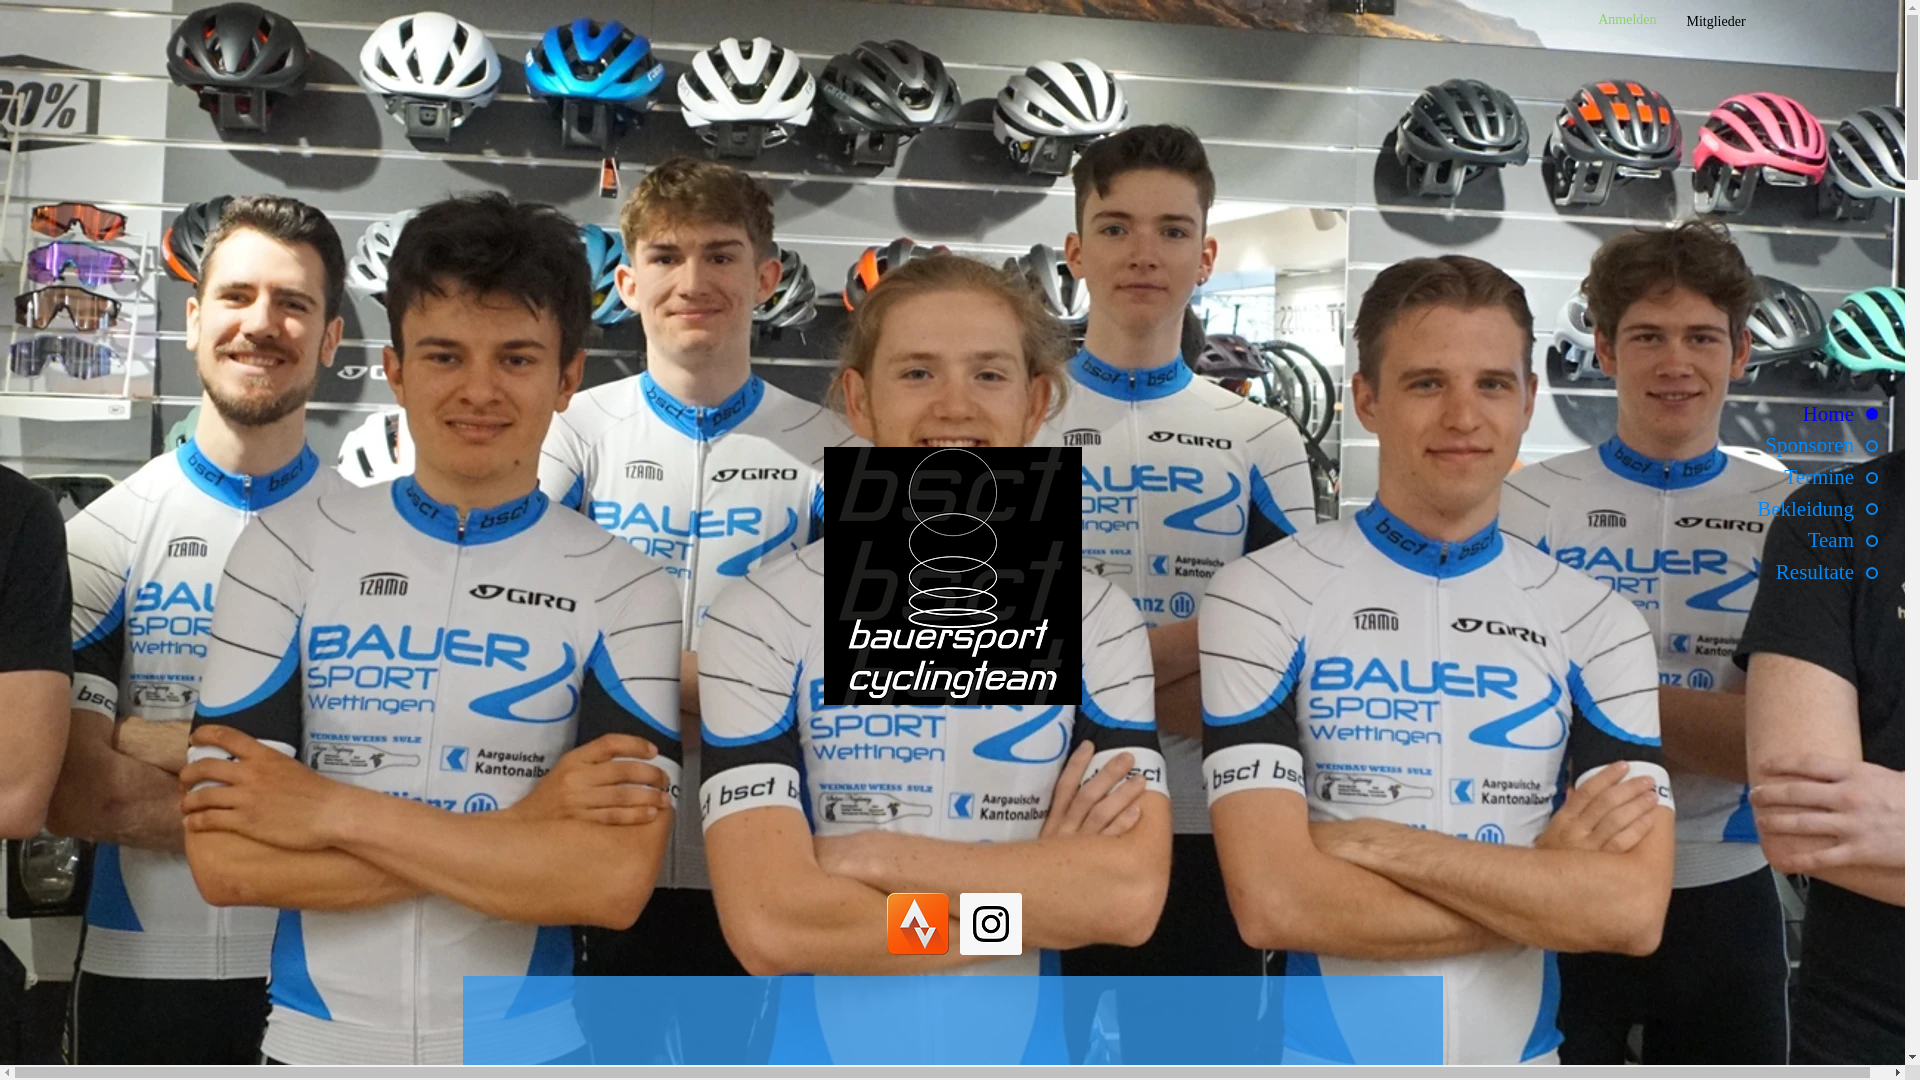 This screenshot has width=1920, height=1080. Describe the element at coordinates (1774, 444) in the screenshot. I see `'Sponsoren'` at that location.